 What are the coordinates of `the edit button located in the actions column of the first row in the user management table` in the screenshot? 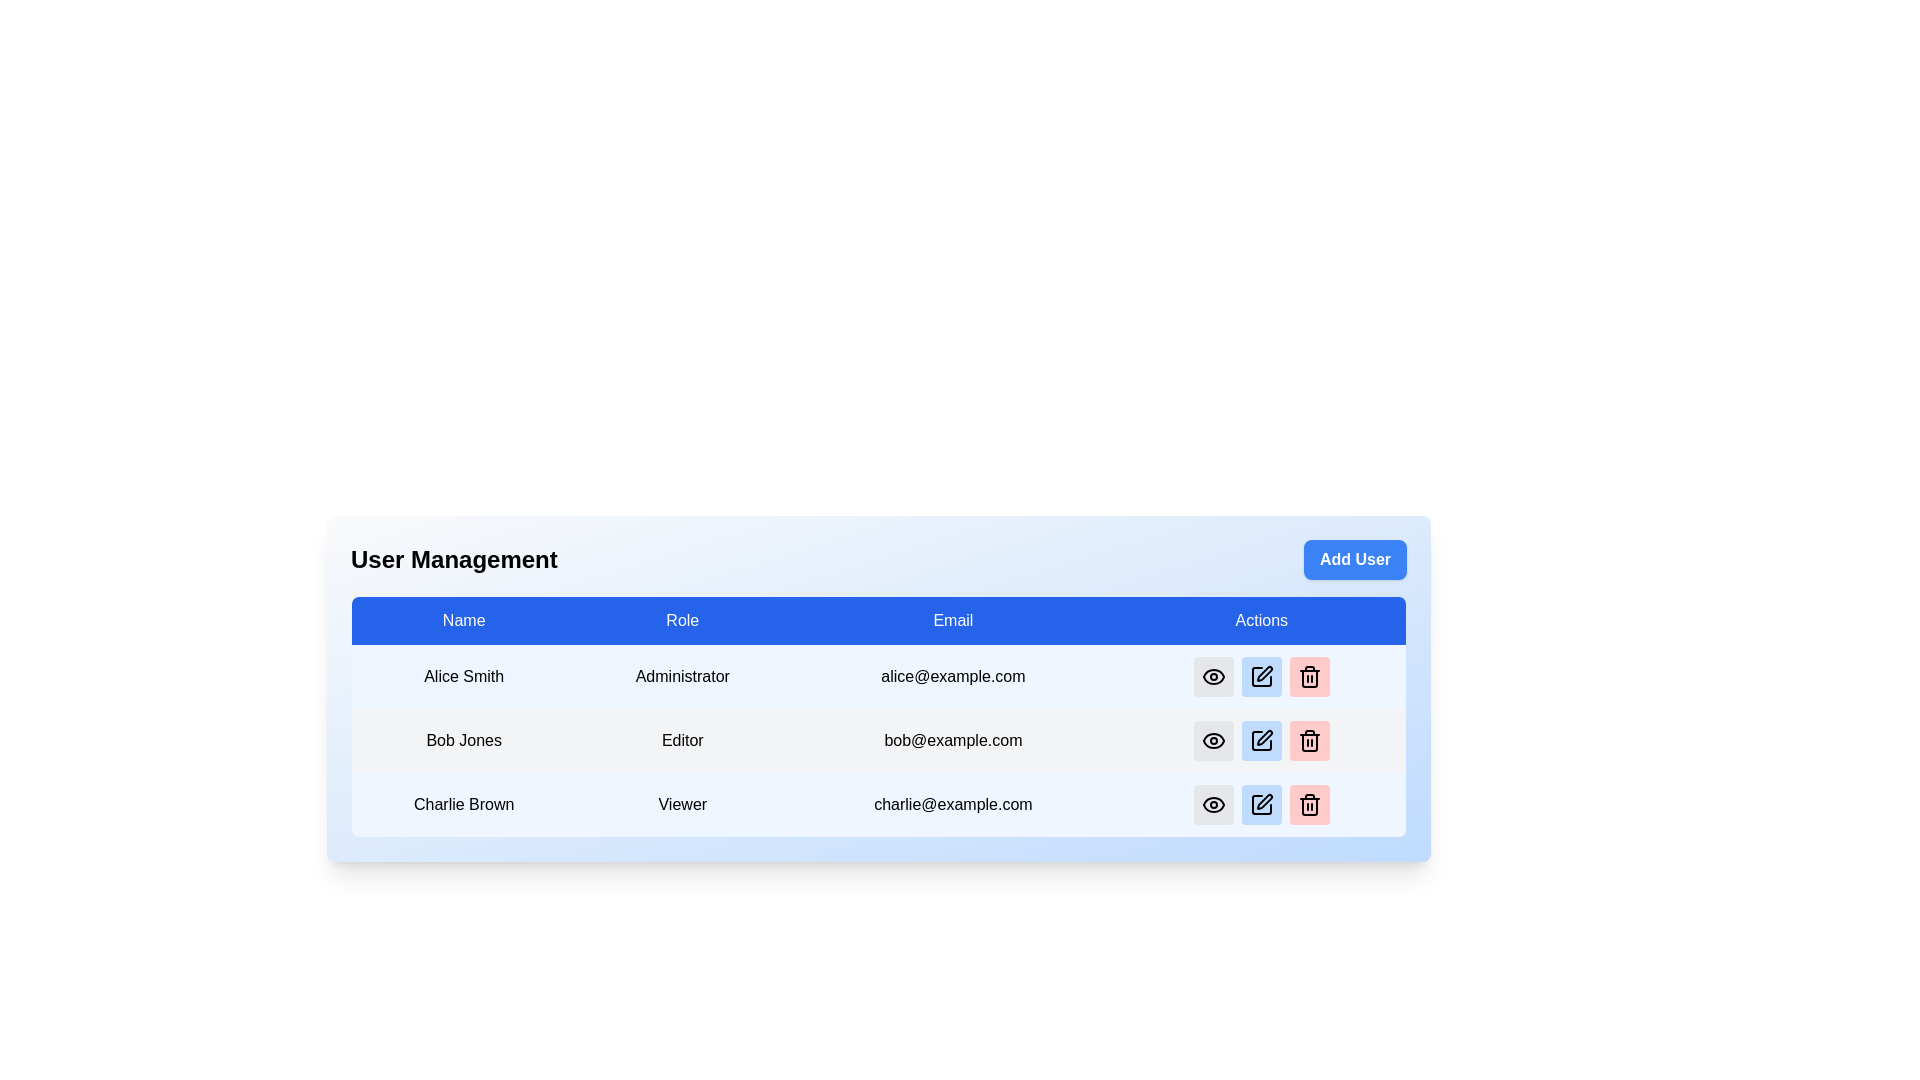 It's located at (1260, 676).